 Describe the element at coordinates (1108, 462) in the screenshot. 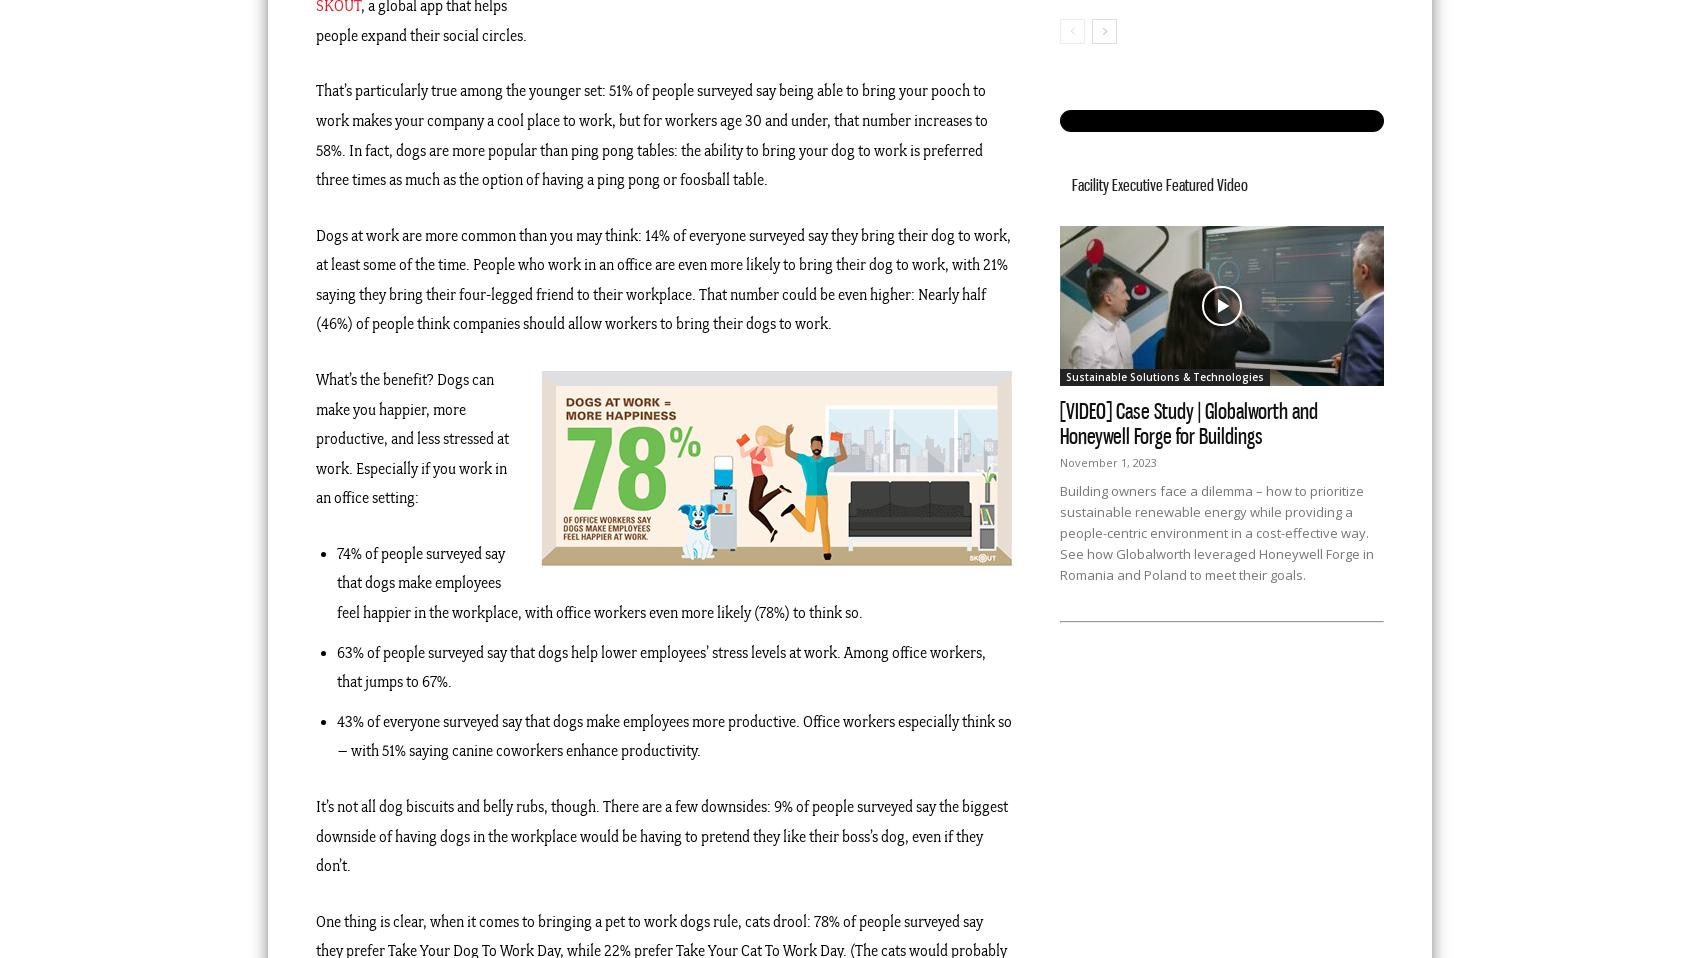

I see `'November 1, 2023'` at that location.